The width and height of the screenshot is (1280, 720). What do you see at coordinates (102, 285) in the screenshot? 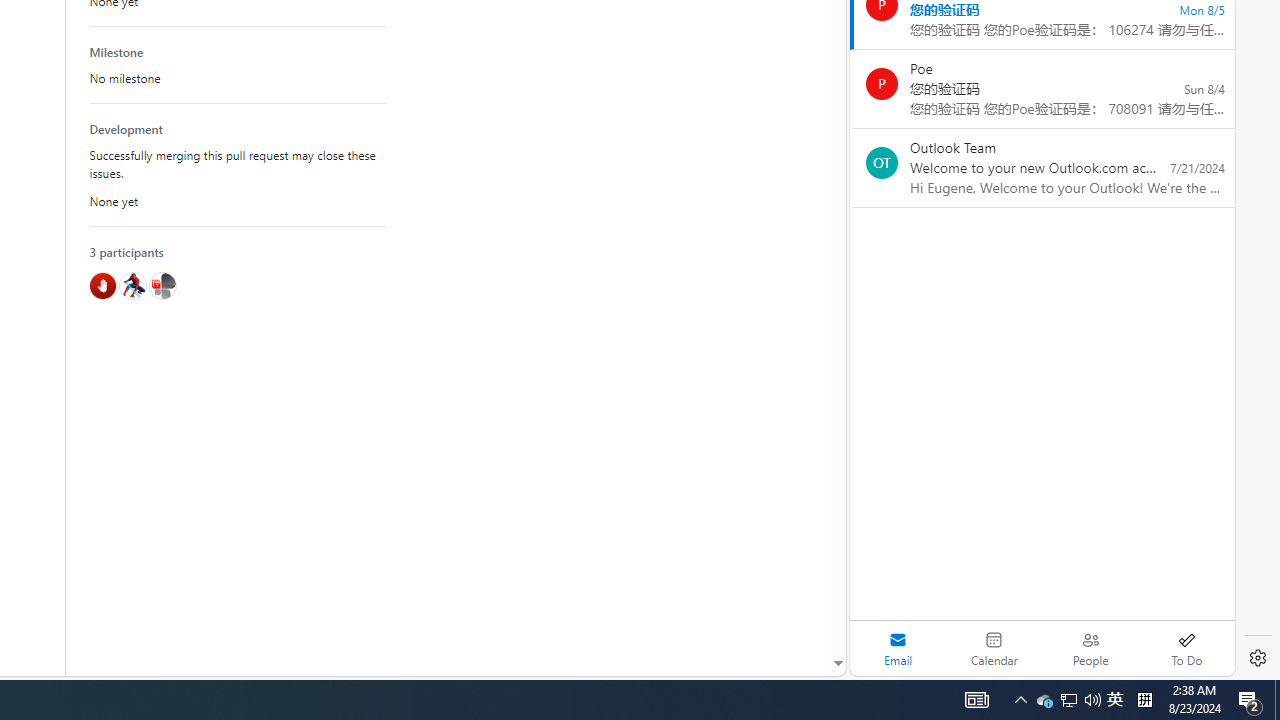
I see `'@blocker999'` at bounding box center [102, 285].